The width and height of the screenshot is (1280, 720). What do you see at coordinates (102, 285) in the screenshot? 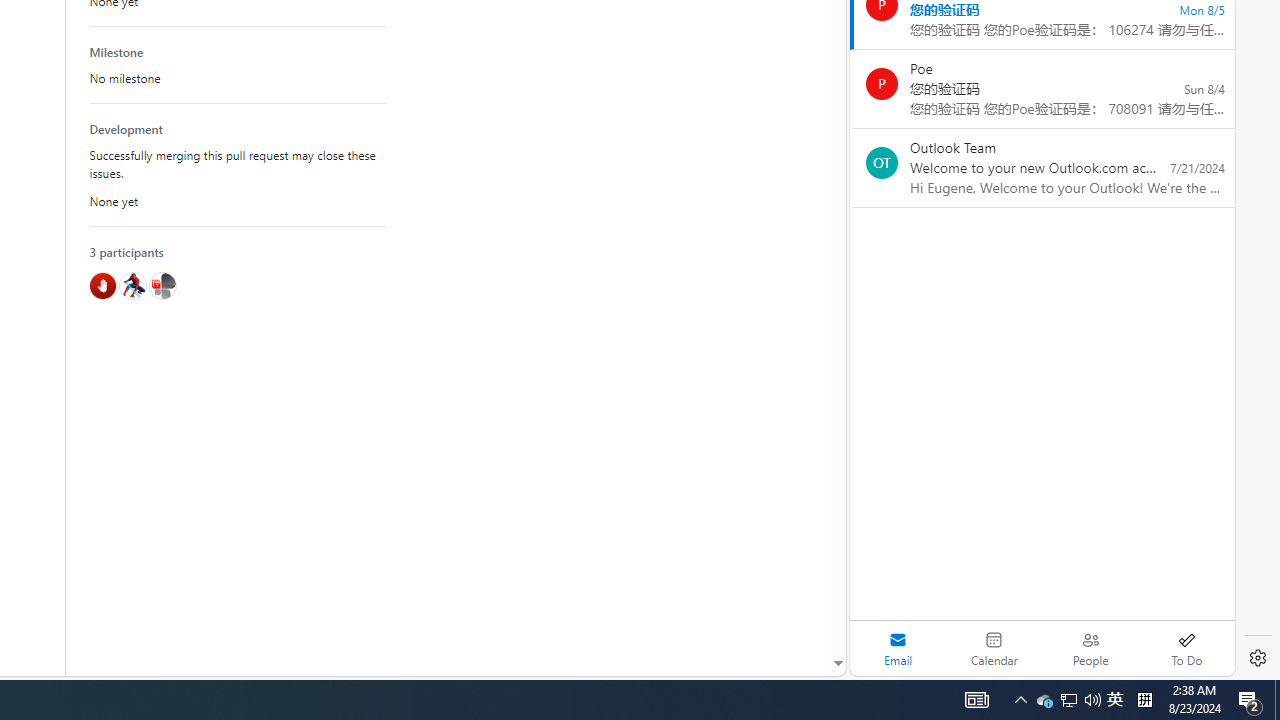
I see `'@blocker999'` at bounding box center [102, 285].